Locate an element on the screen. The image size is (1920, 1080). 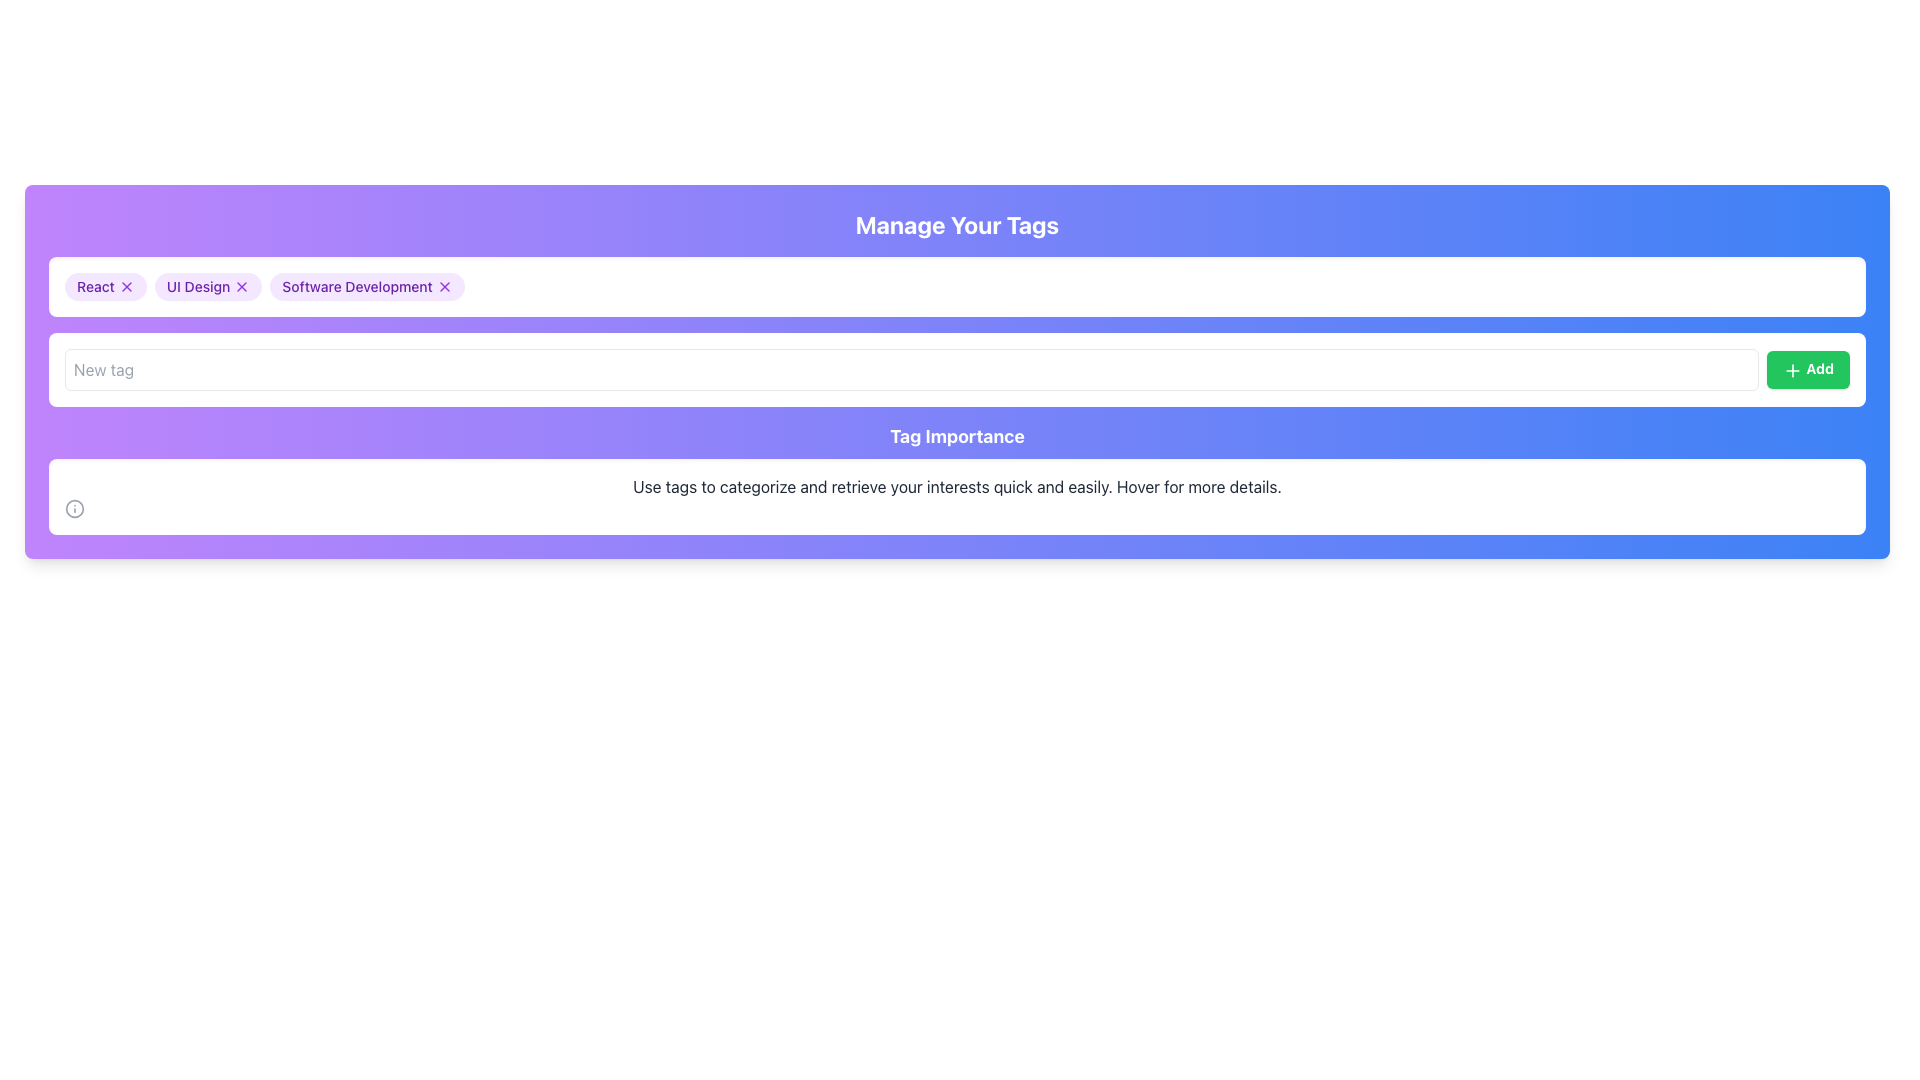
the 'Add' button located at the far-right of the 'New tag' input field is located at coordinates (1808, 370).